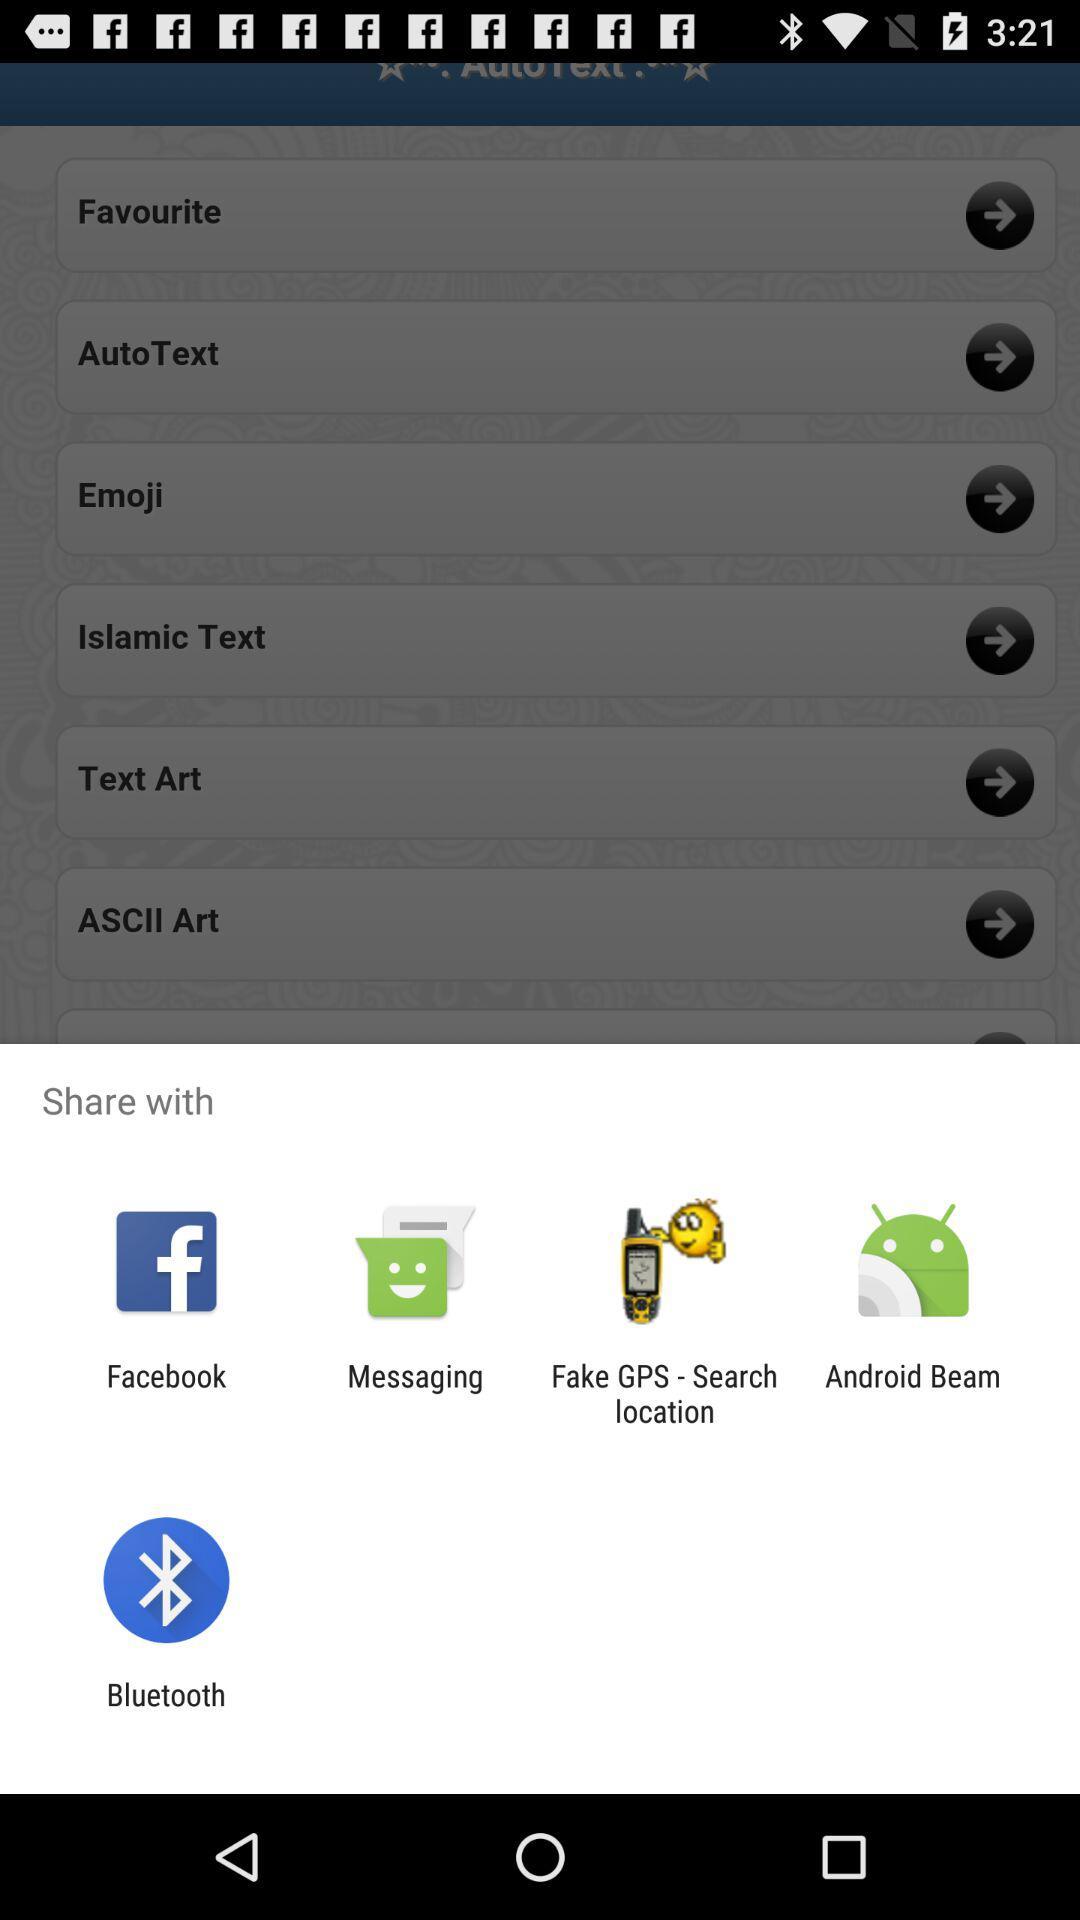 Image resolution: width=1080 pixels, height=1920 pixels. What do you see at coordinates (664, 1392) in the screenshot?
I see `fake gps search` at bounding box center [664, 1392].